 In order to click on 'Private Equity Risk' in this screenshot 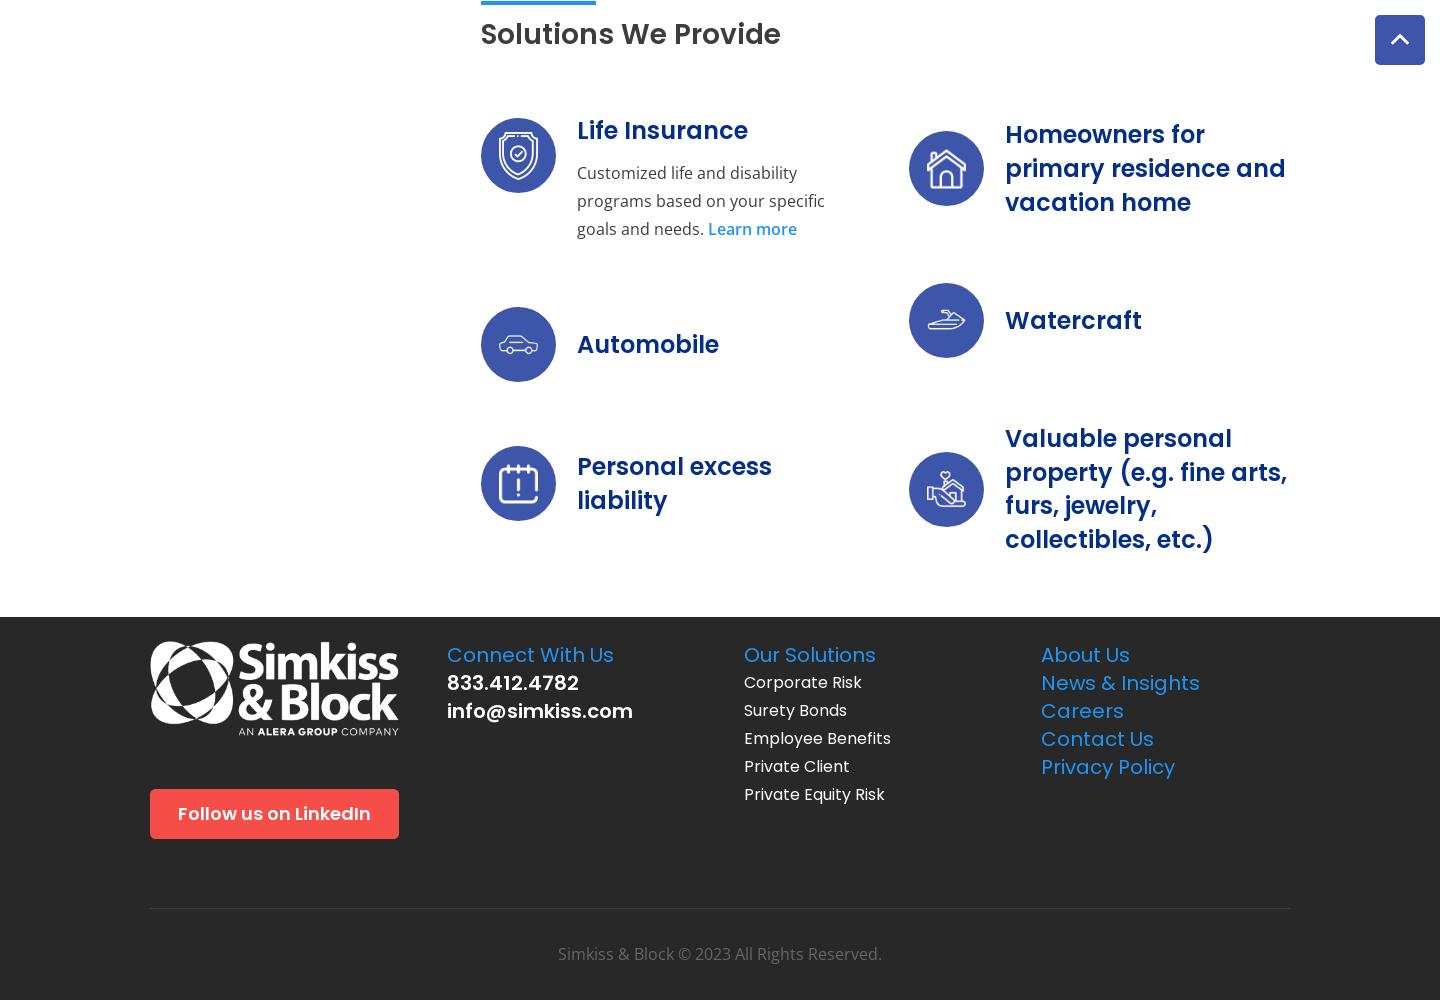, I will do `click(743, 794)`.